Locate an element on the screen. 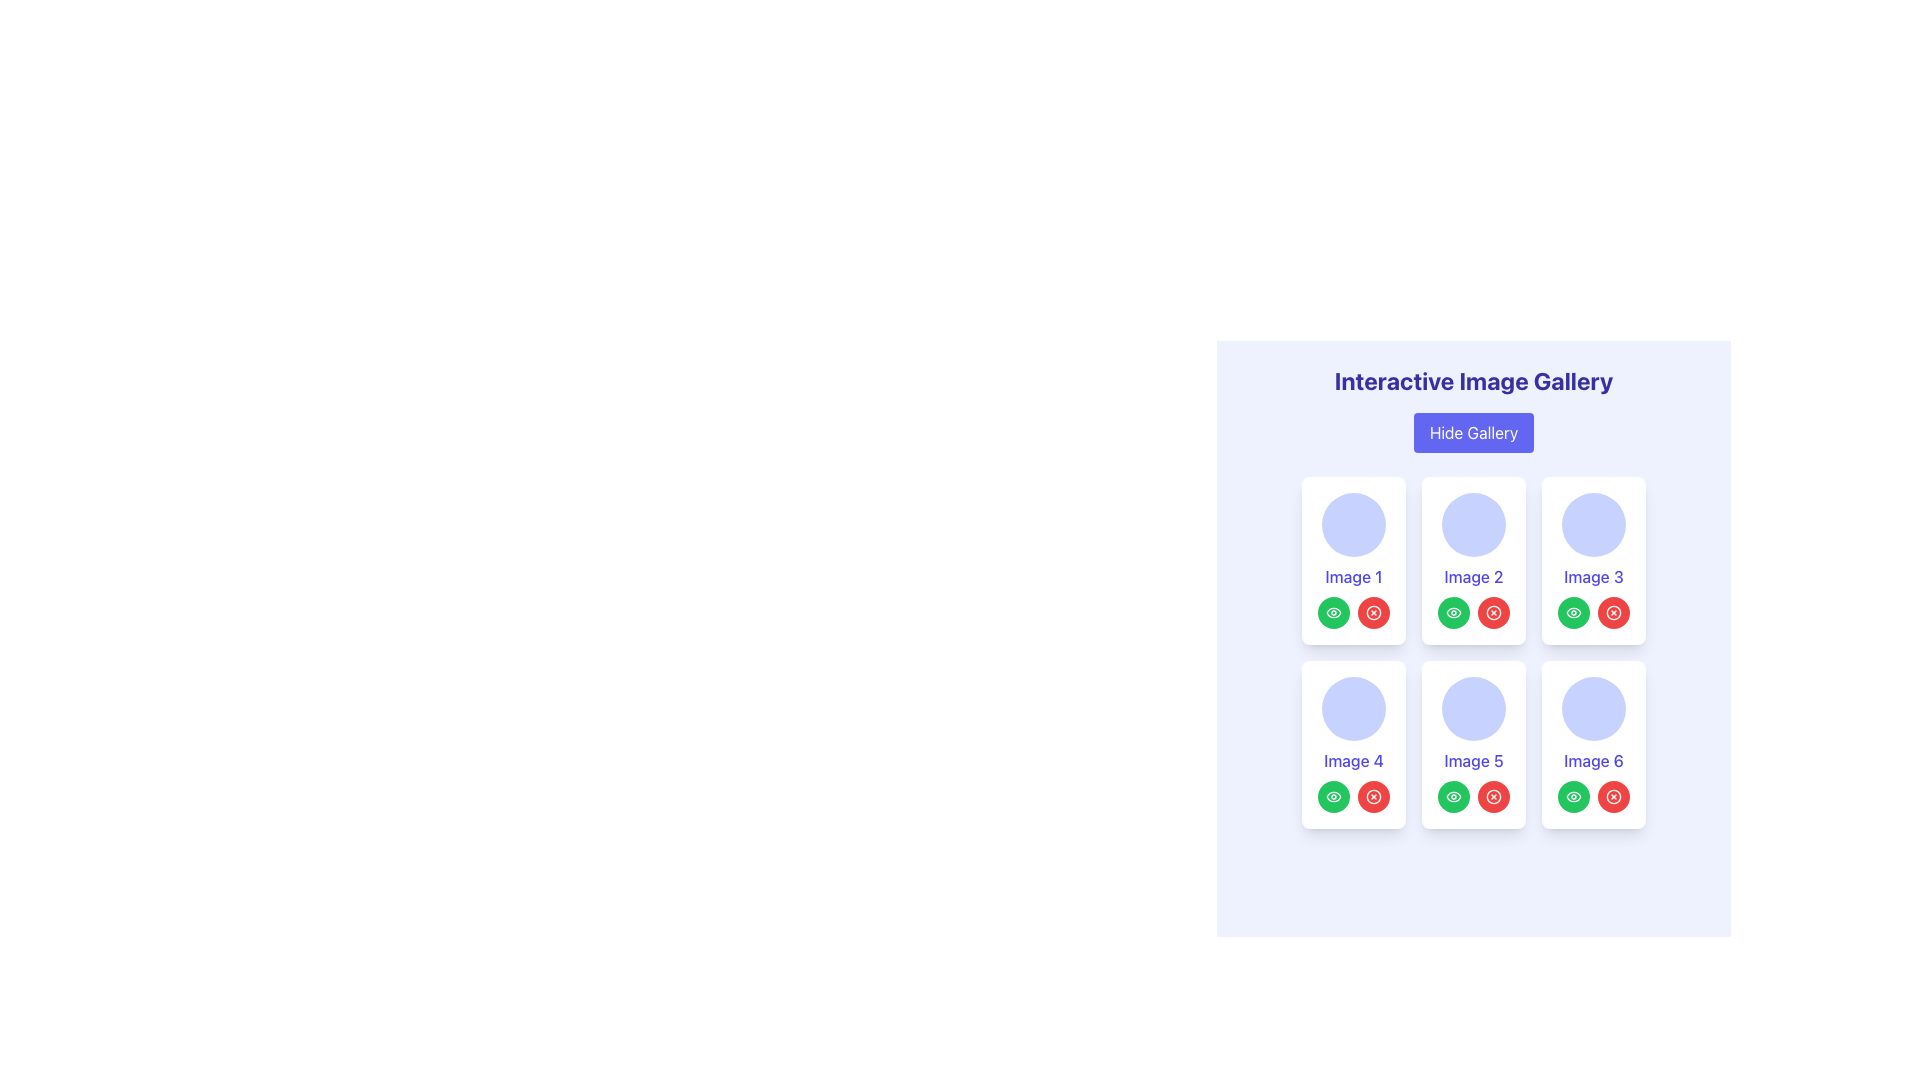 The height and width of the screenshot is (1080, 1920). the interactive SVG Circle icon for deleting or canceling an action related to the fourth image card labeled 'Image 4' in the gallery interface is located at coordinates (1372, 796).